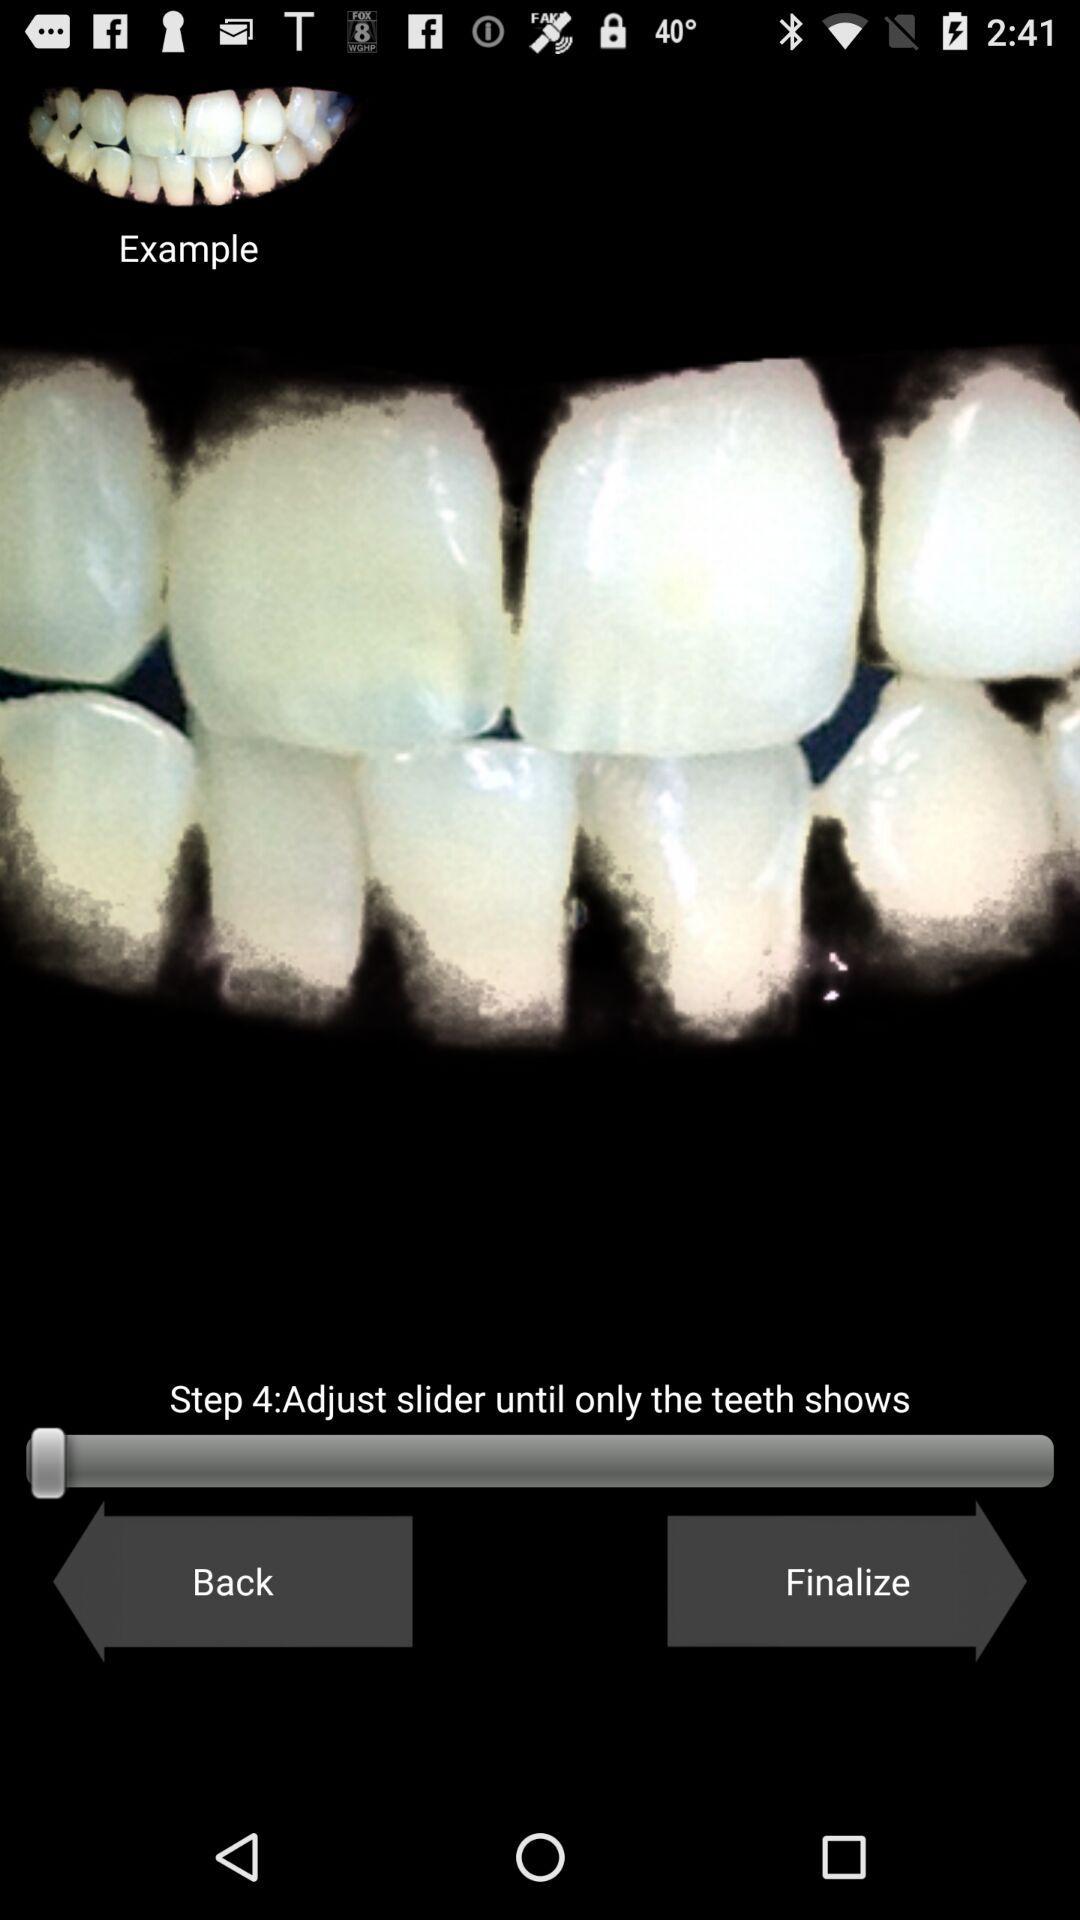  I want to click on the button next to finalize icon, so click(231, 1580).